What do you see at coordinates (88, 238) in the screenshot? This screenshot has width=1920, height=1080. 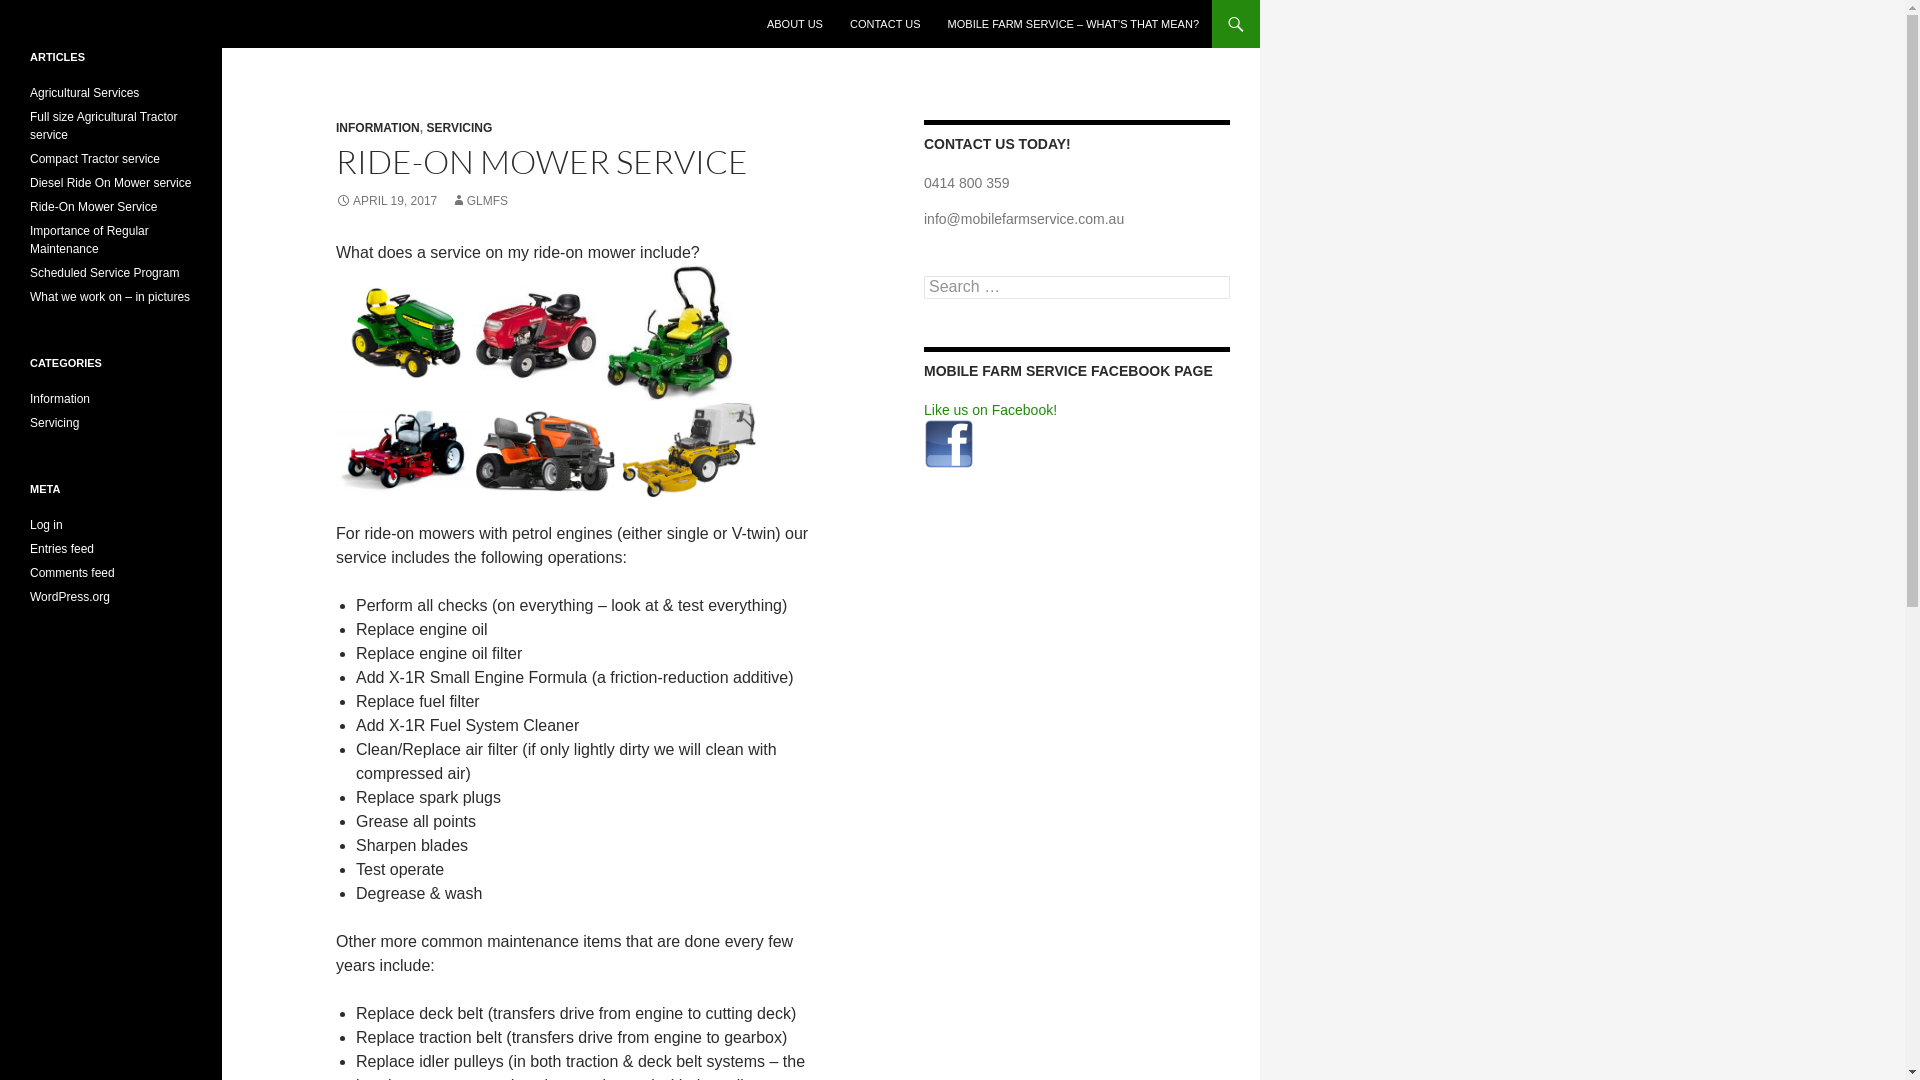 I see `'Importance of Regular Maintenance'` at bounding box center [88, 238].